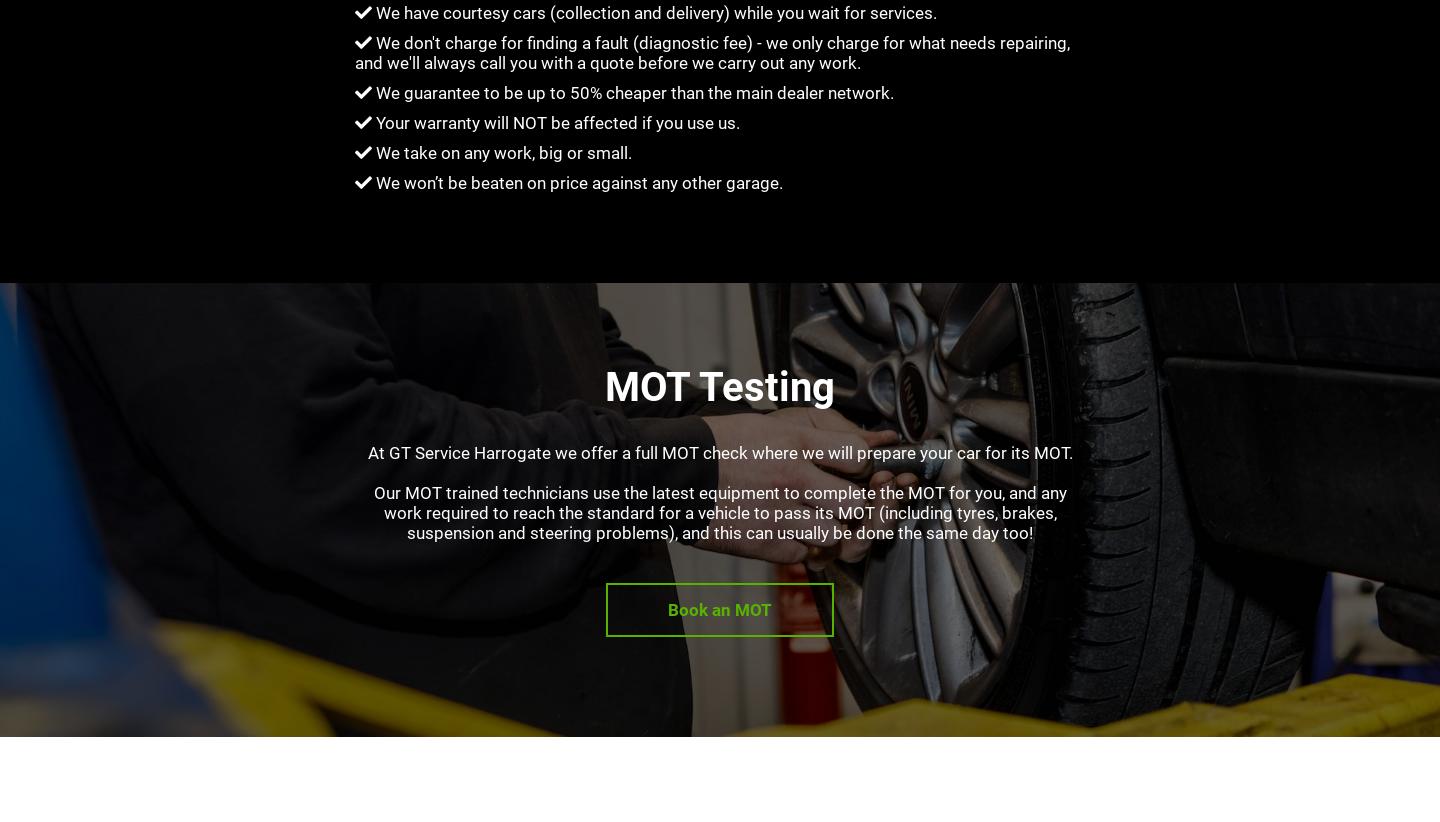 The width and height of the screenshot is (1440, 822). What do you see at coordinates (603, 386) in the screenshot?
I see `'MOT Testing'` at bounding box center [603, 386].